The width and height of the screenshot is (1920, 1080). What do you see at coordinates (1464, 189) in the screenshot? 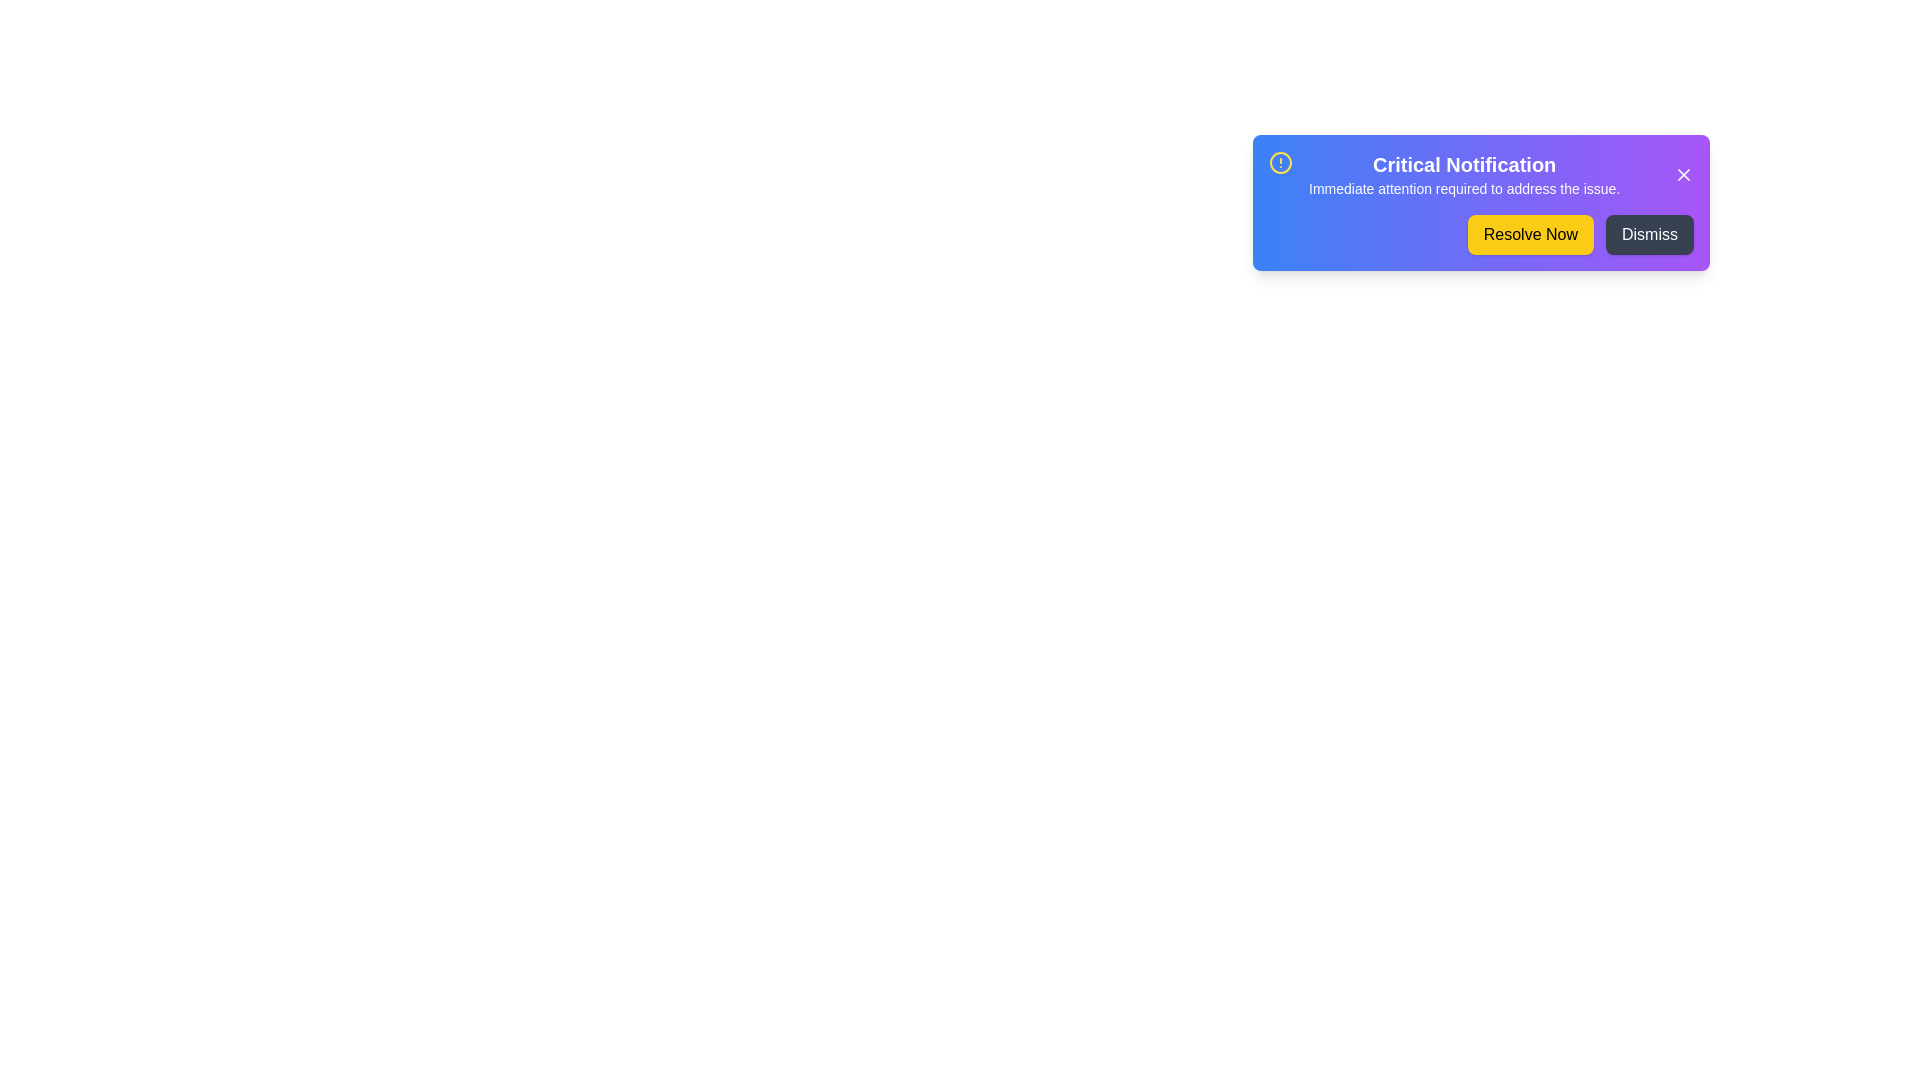
I see `the text element that reads 'Immediate attention required to address the issue,' which is located below the 'Critical Notification' heading in the notification card` at bounding box center [1464, 189].